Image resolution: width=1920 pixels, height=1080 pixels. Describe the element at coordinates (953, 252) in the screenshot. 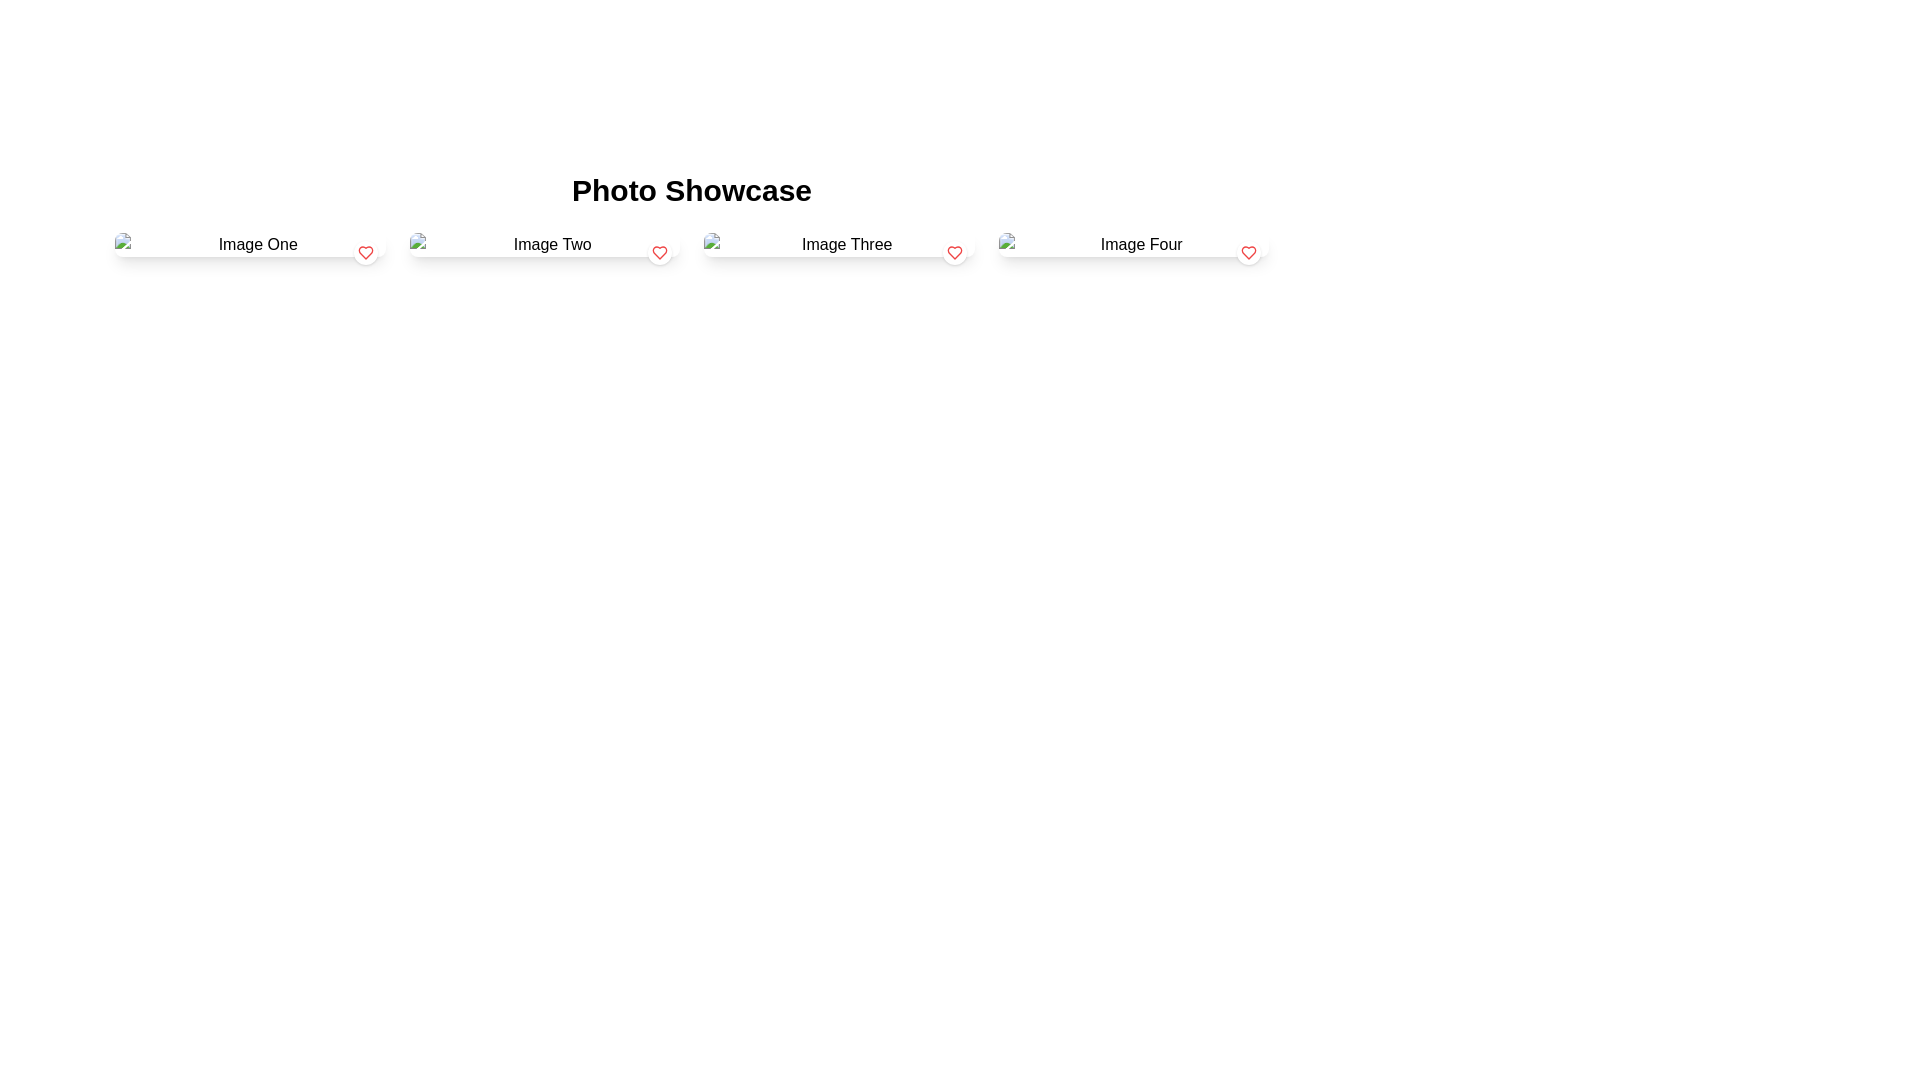

I see `the heart-shaped 'like' icon, which is red and located below the 'Image Three' label in the third column of the grid layout under the 'Photo Showcase' header` at that location.